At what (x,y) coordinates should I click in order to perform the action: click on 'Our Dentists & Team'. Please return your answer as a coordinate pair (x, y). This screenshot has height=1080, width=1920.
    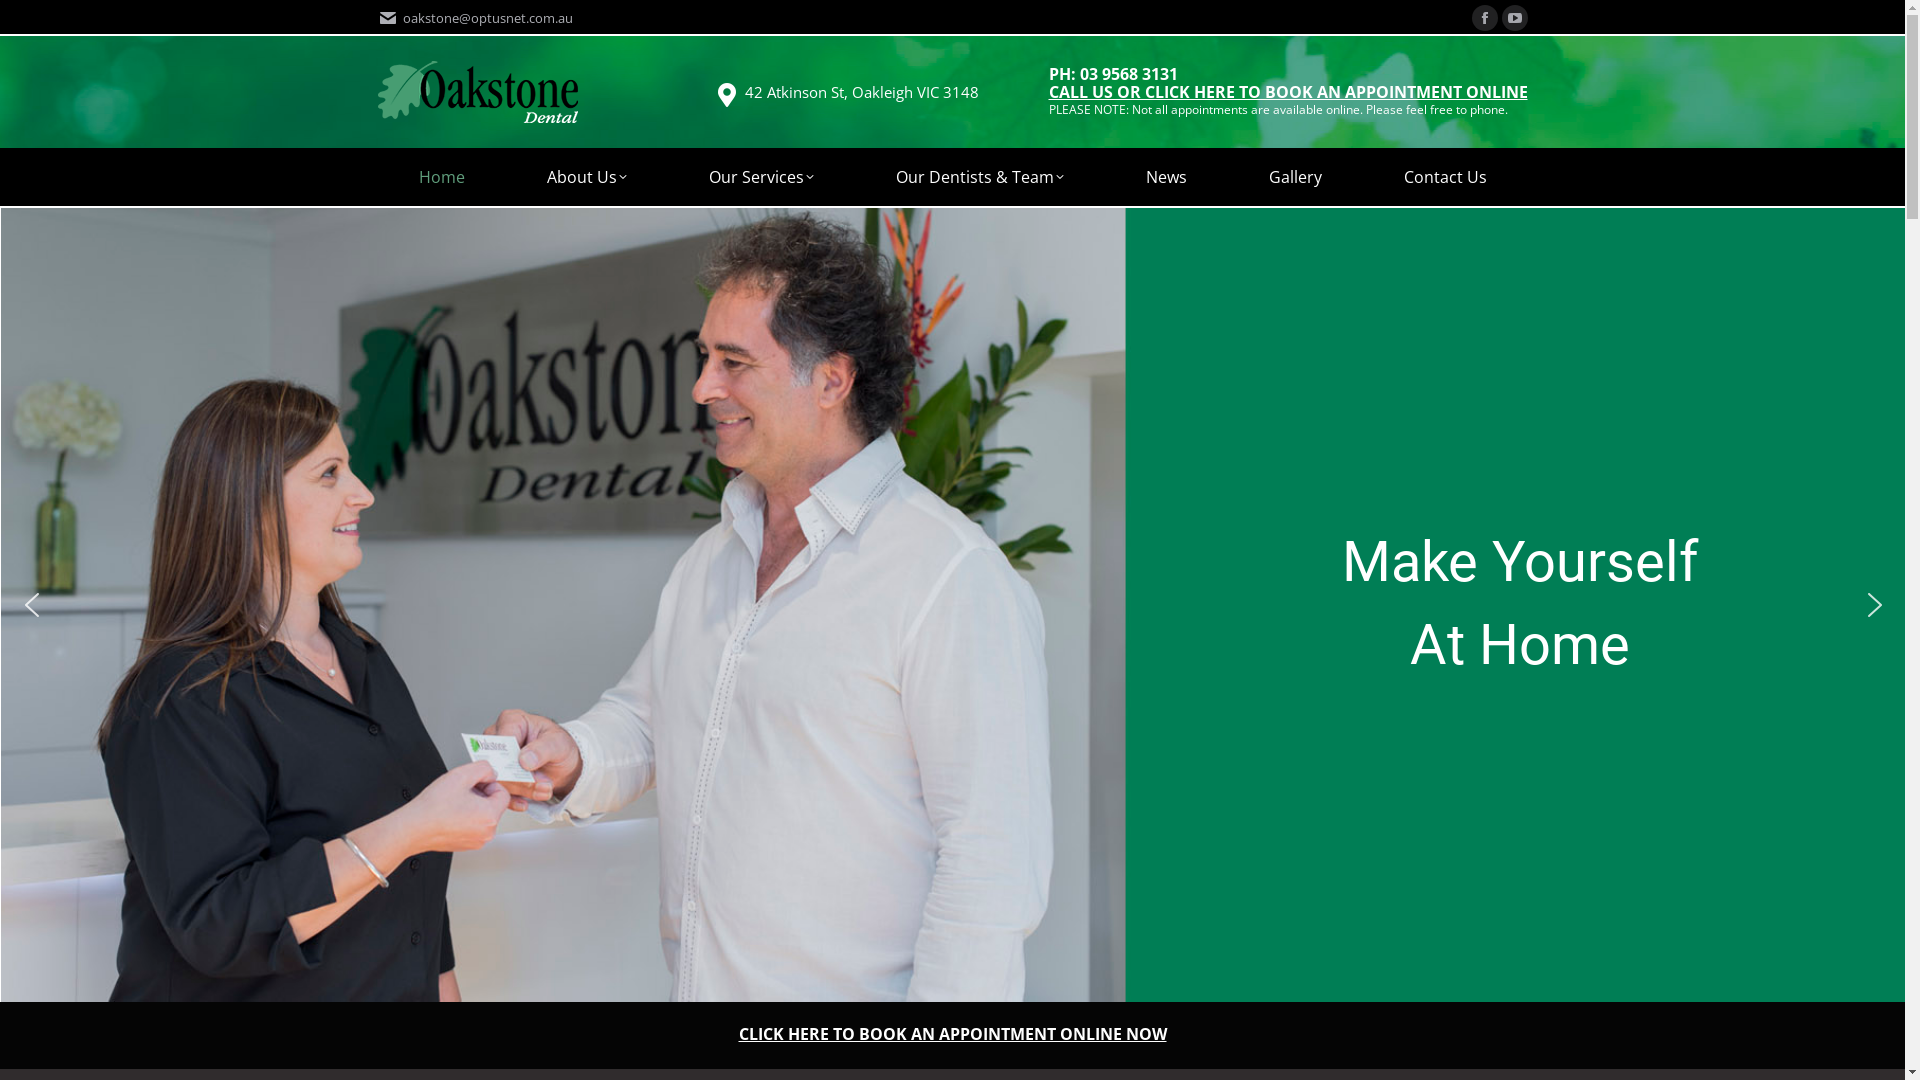
    Looking at the image, I should click on (979, 176).